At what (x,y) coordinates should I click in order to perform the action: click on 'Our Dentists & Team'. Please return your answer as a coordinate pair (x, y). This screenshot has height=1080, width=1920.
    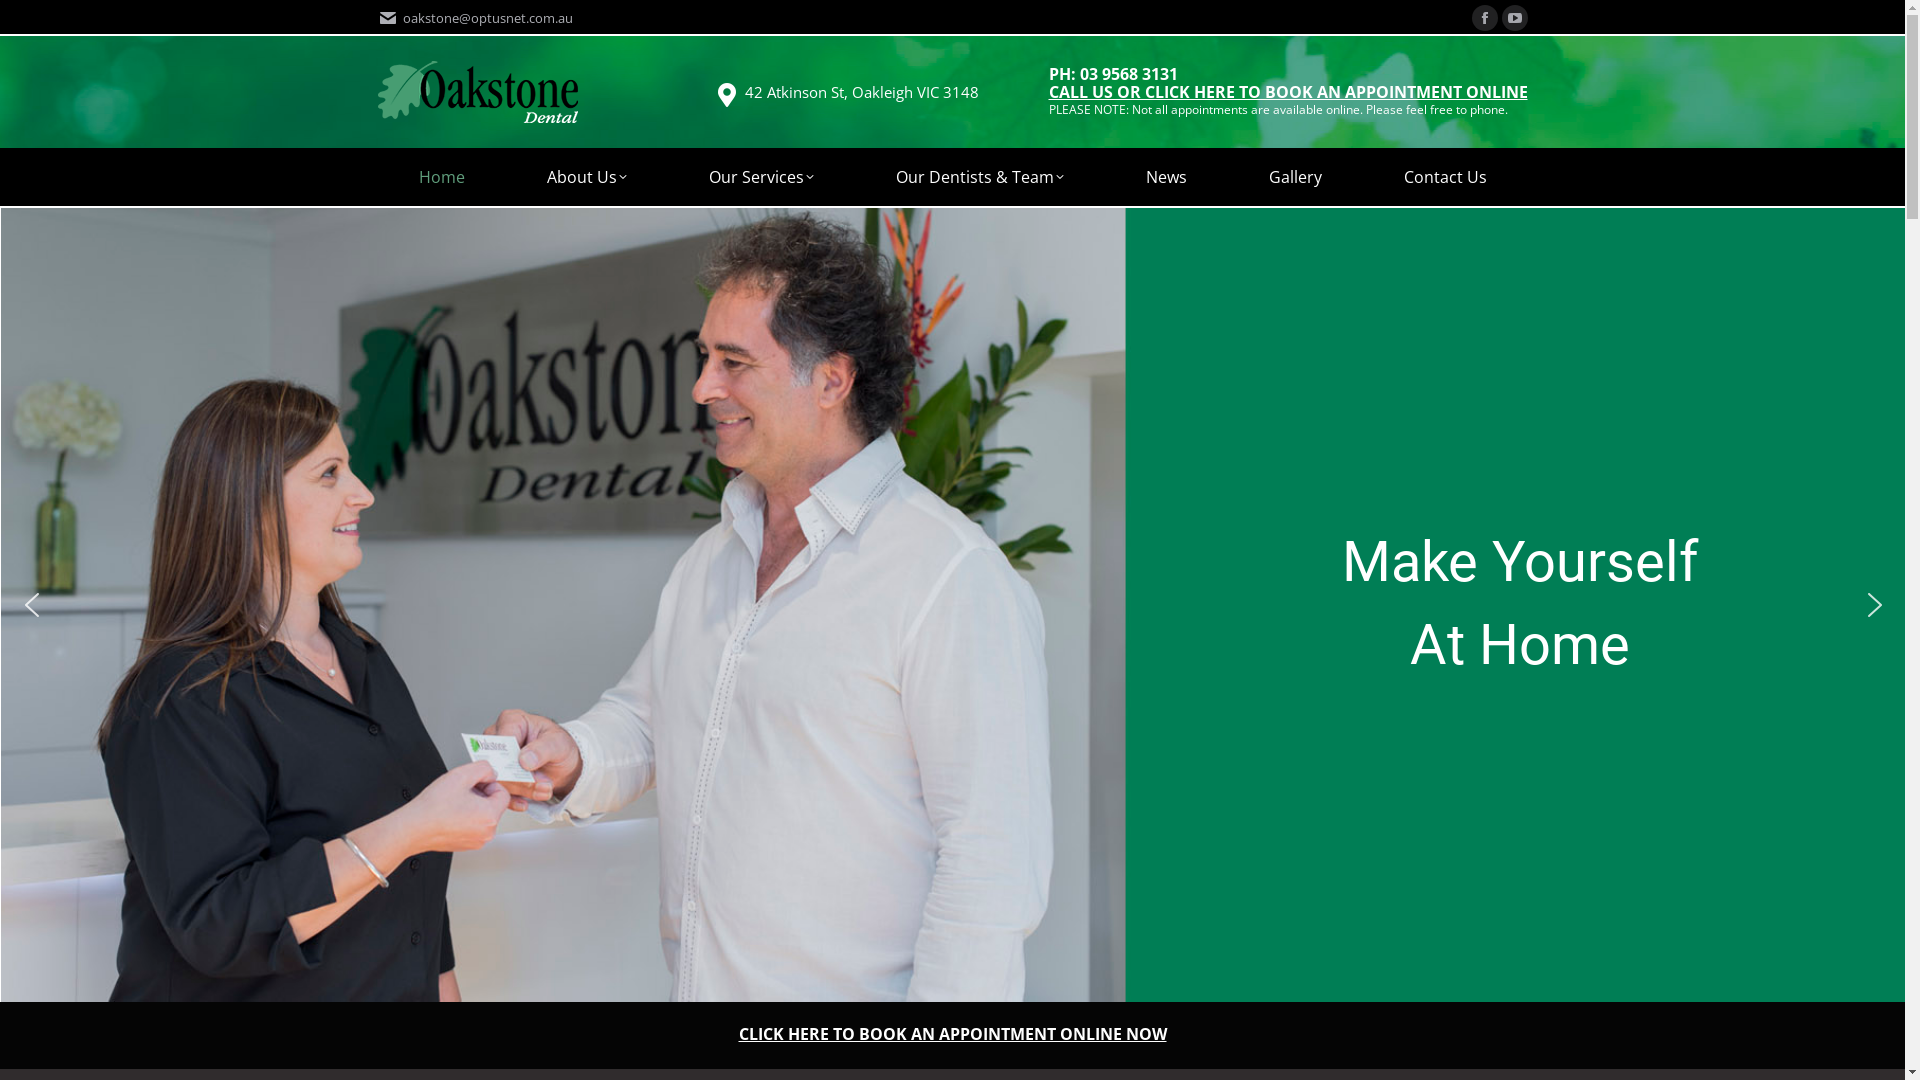
    Looking at the image, I should click on (979, 176).